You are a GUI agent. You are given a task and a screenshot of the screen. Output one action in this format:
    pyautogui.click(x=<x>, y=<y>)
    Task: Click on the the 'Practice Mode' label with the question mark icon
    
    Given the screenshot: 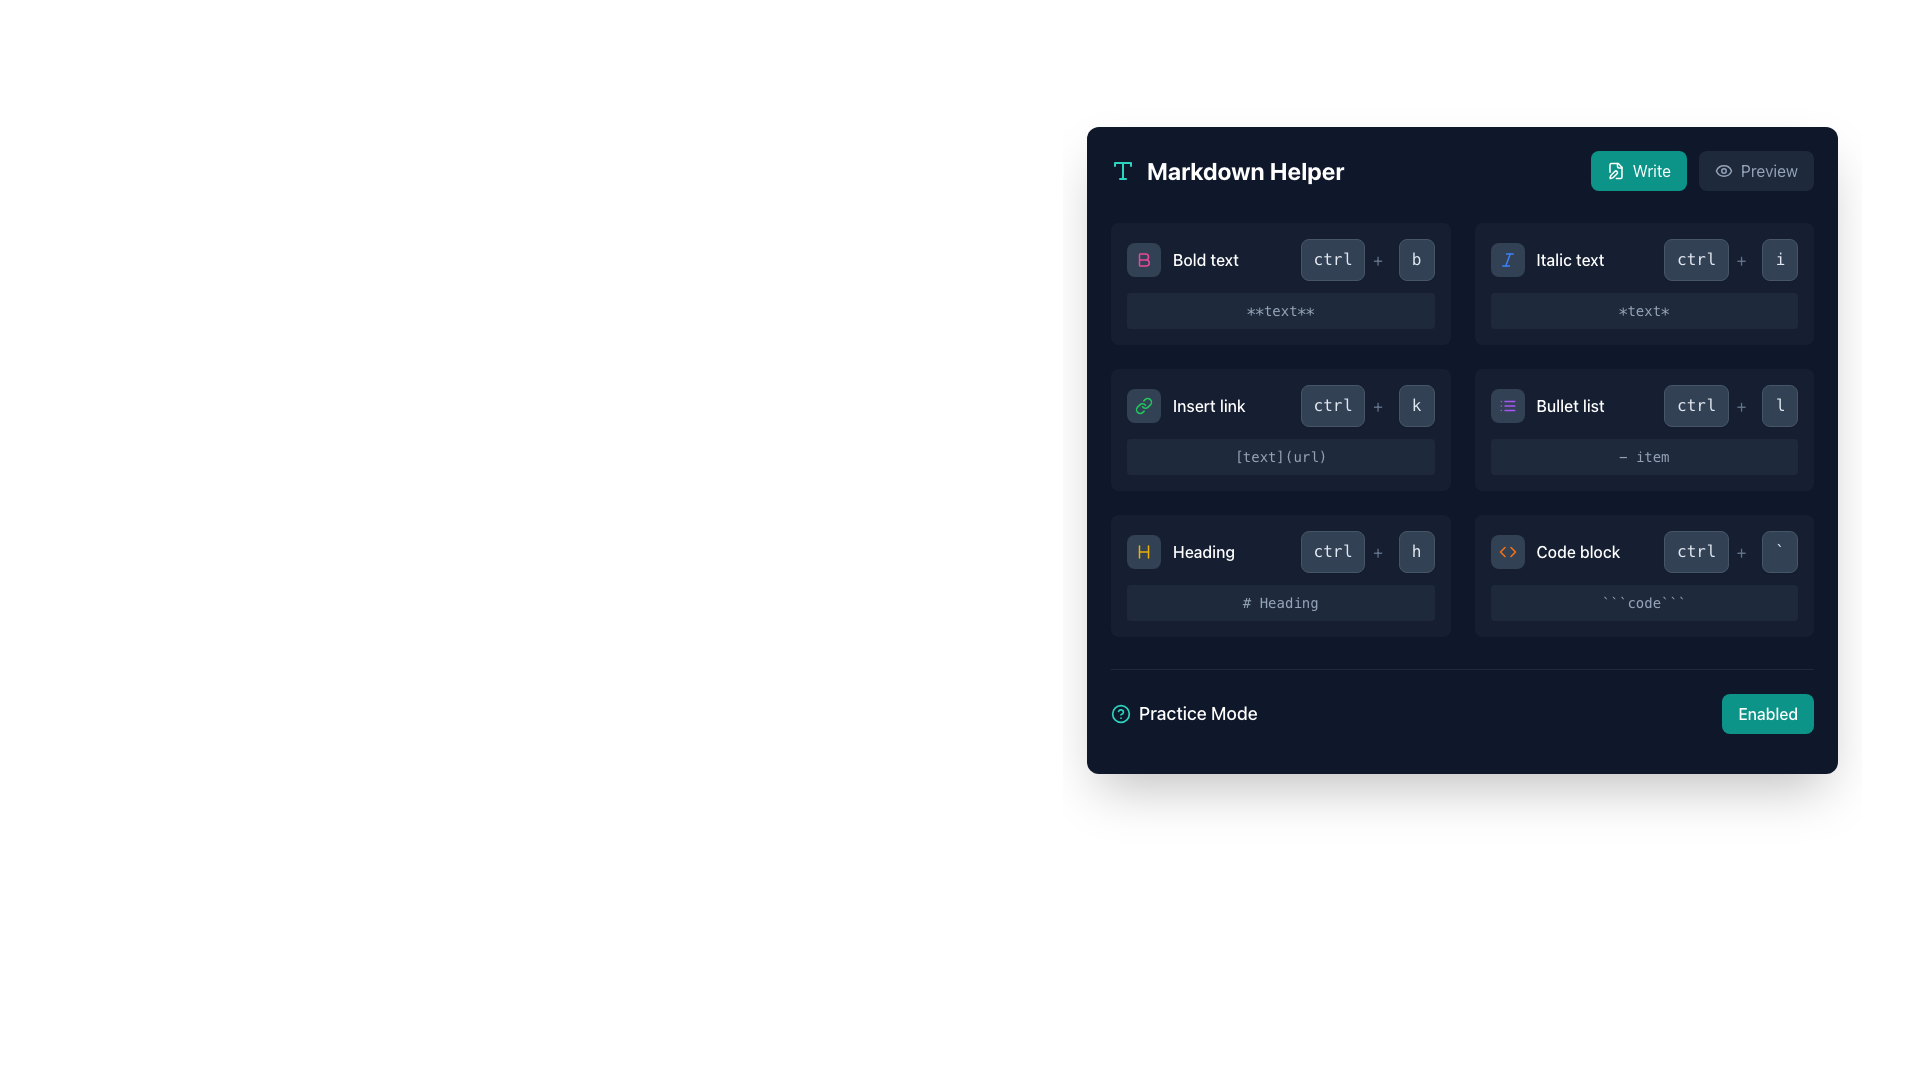 What is the action you would take?
    pyautogui.click(x=1184, y=712)
    